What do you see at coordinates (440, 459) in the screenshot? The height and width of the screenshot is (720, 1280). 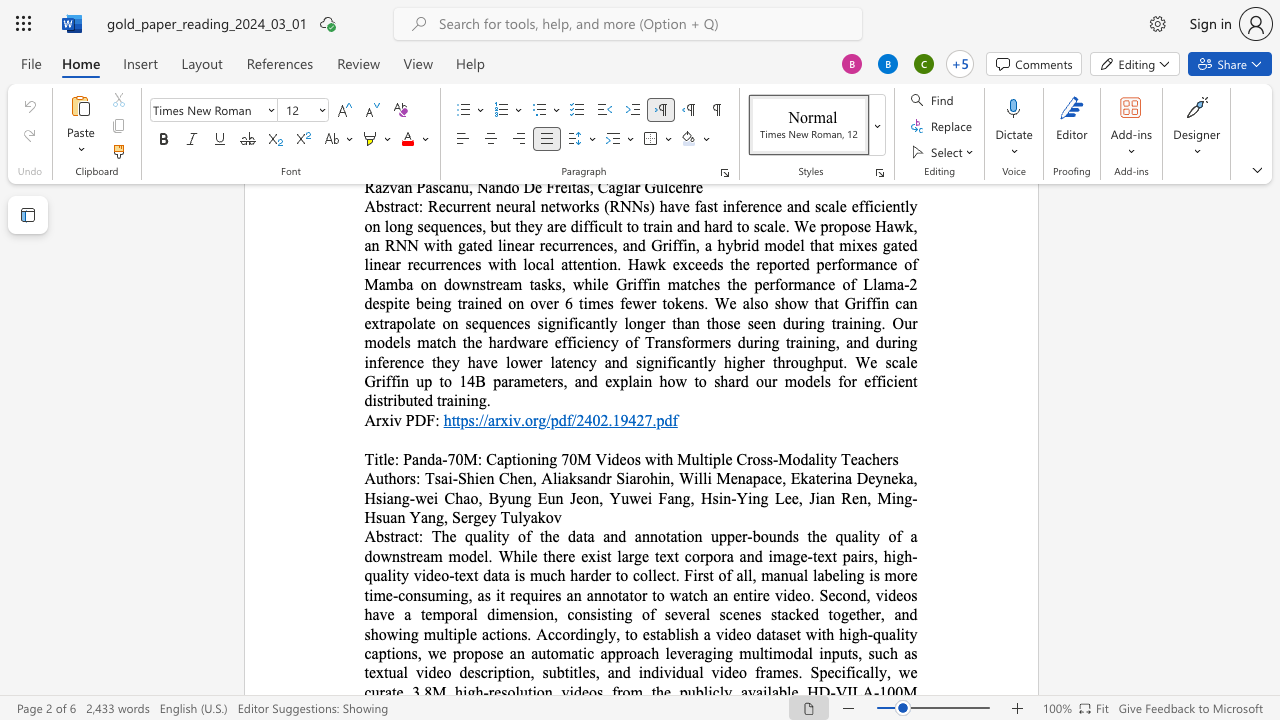 I see `the space between the continuous character "a" and "-" in the text` at bounding box center [440, 459].